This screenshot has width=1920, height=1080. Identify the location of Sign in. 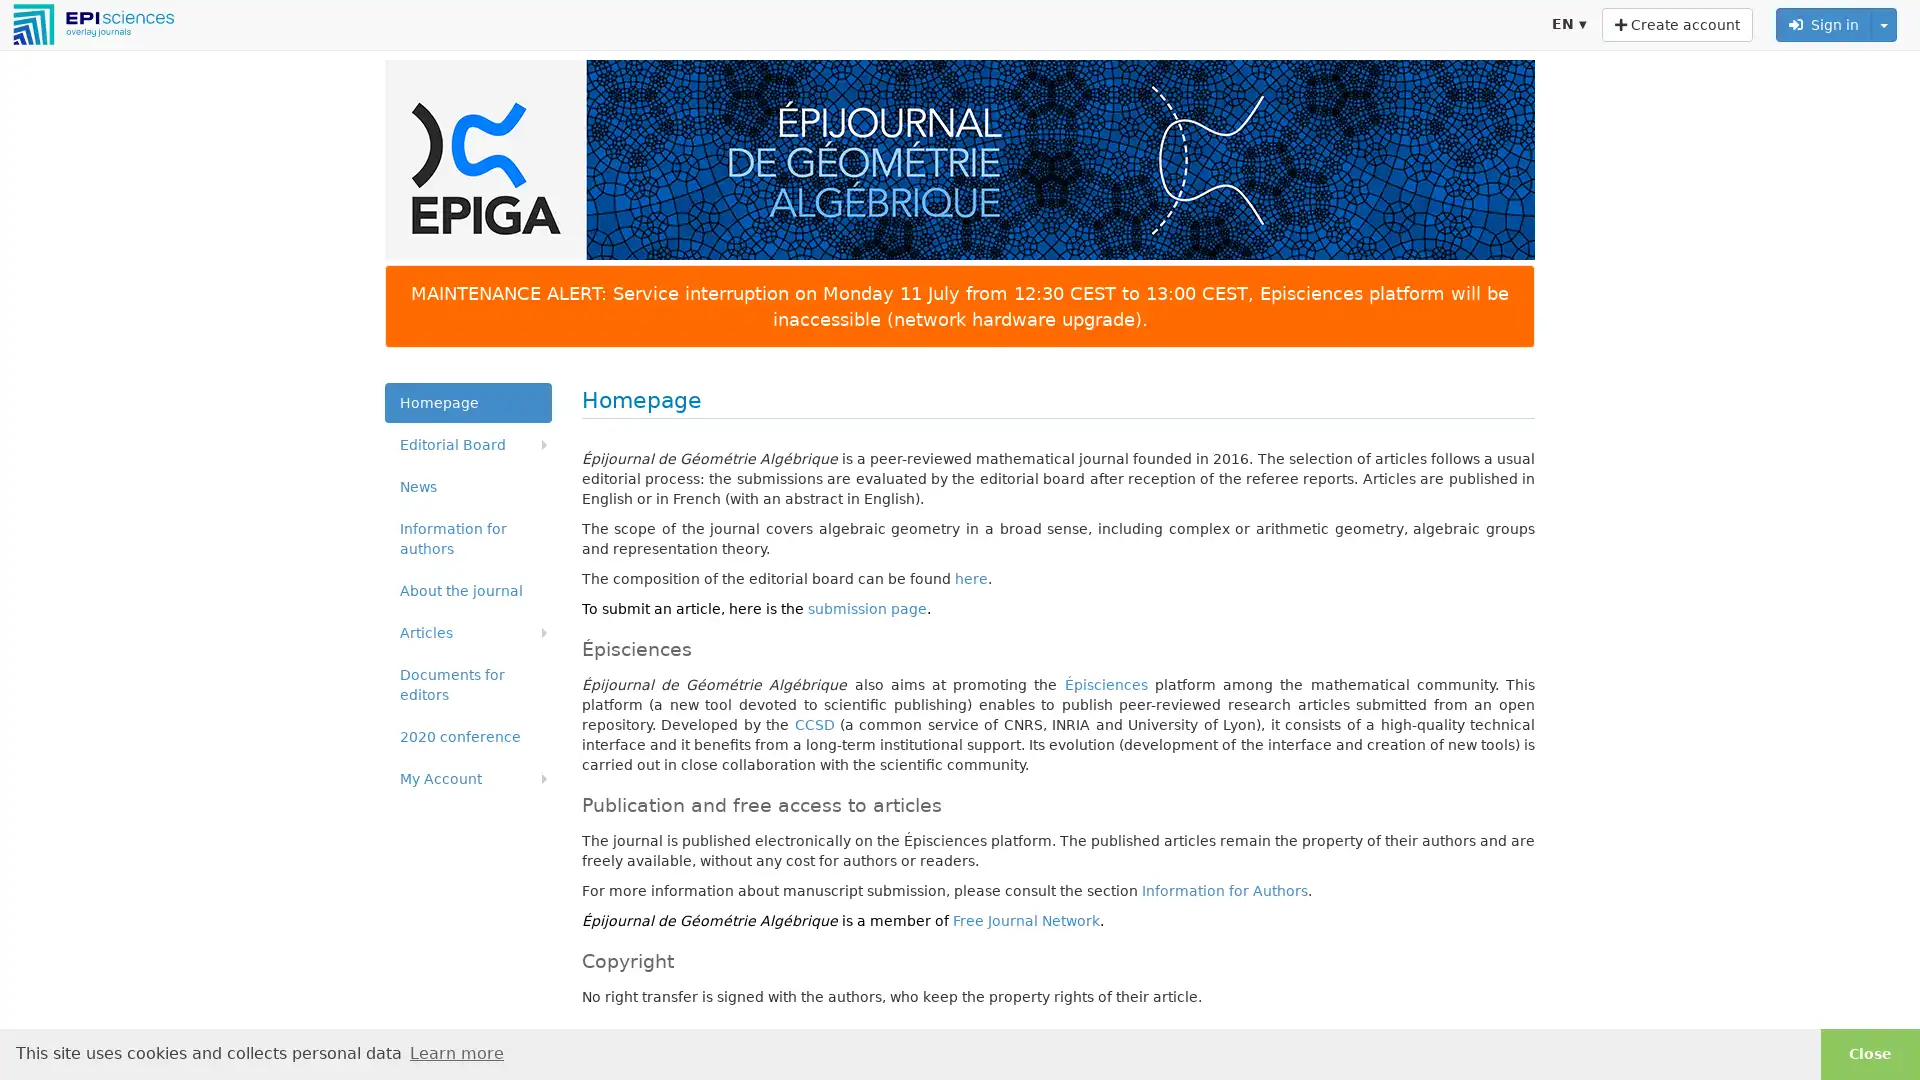
(1824, 24).